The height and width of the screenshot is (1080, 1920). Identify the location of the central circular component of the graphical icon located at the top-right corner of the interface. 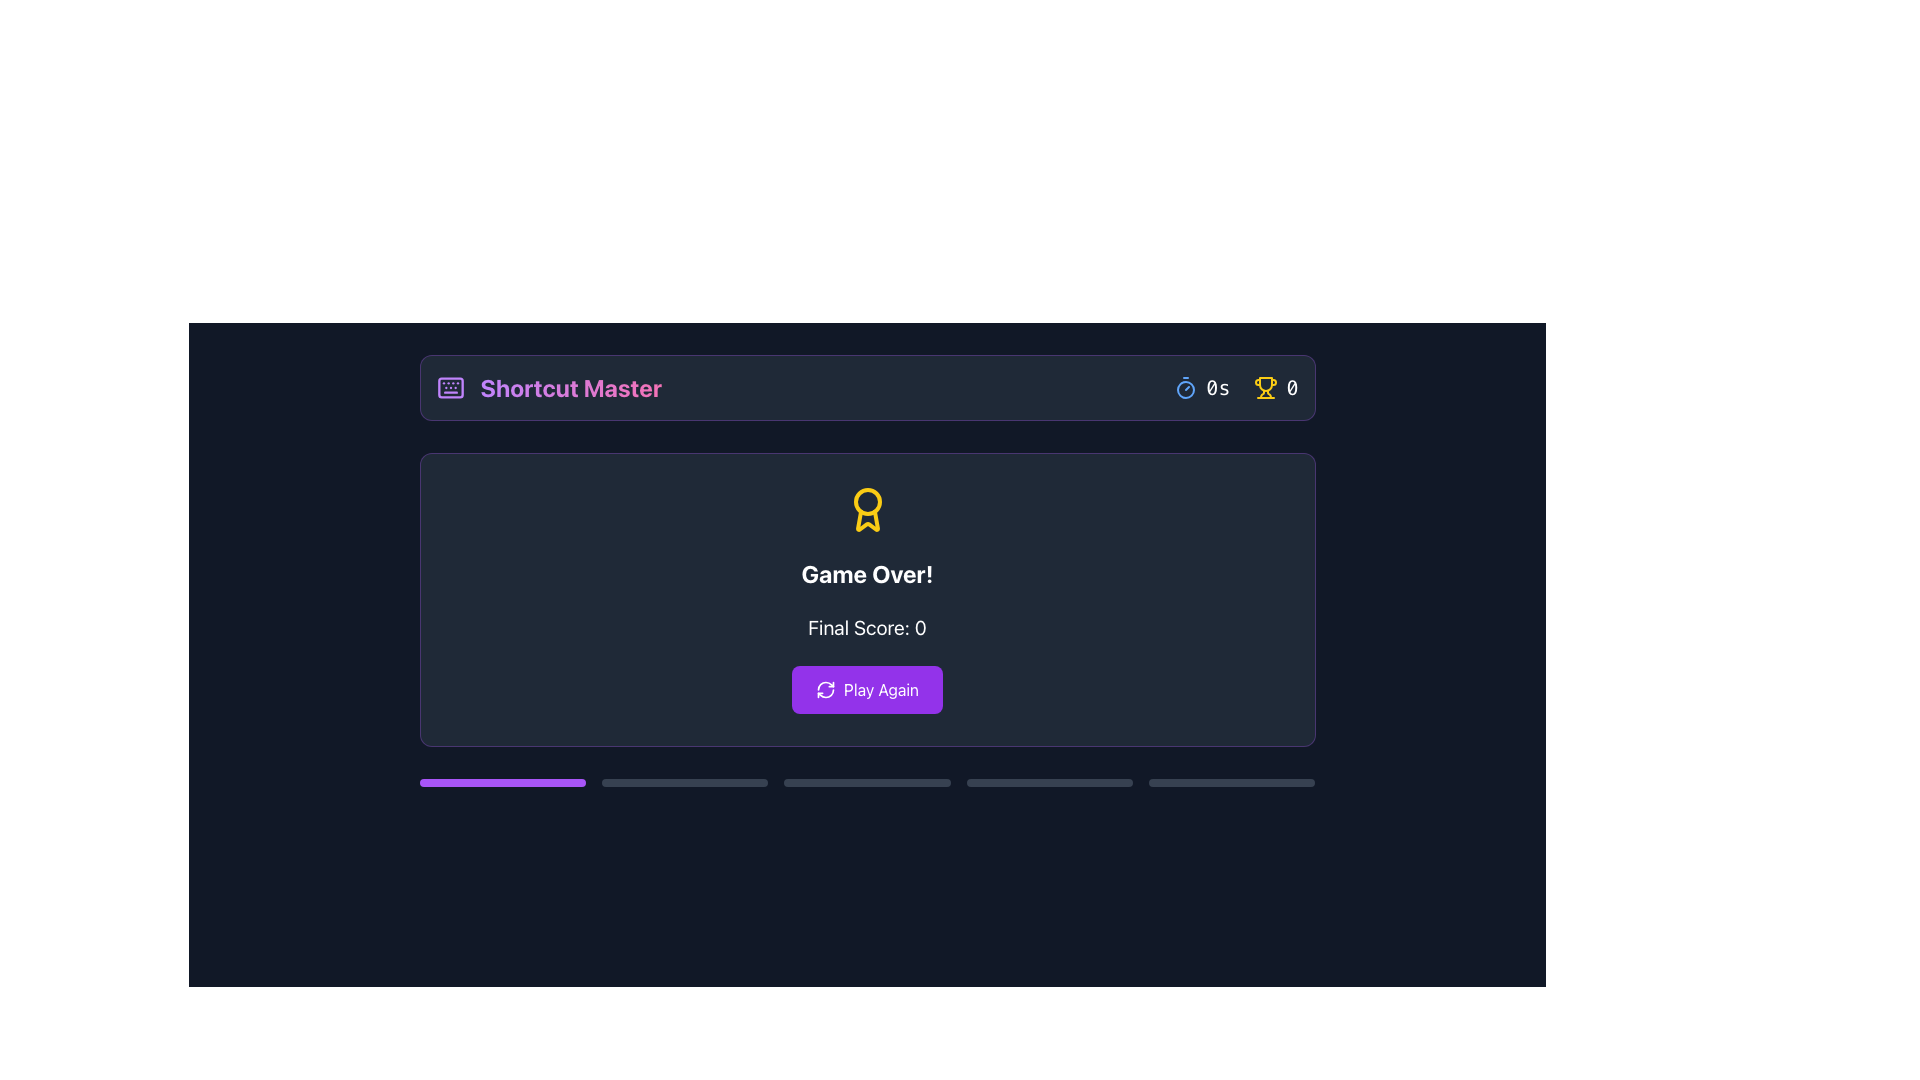
(1186, 389).